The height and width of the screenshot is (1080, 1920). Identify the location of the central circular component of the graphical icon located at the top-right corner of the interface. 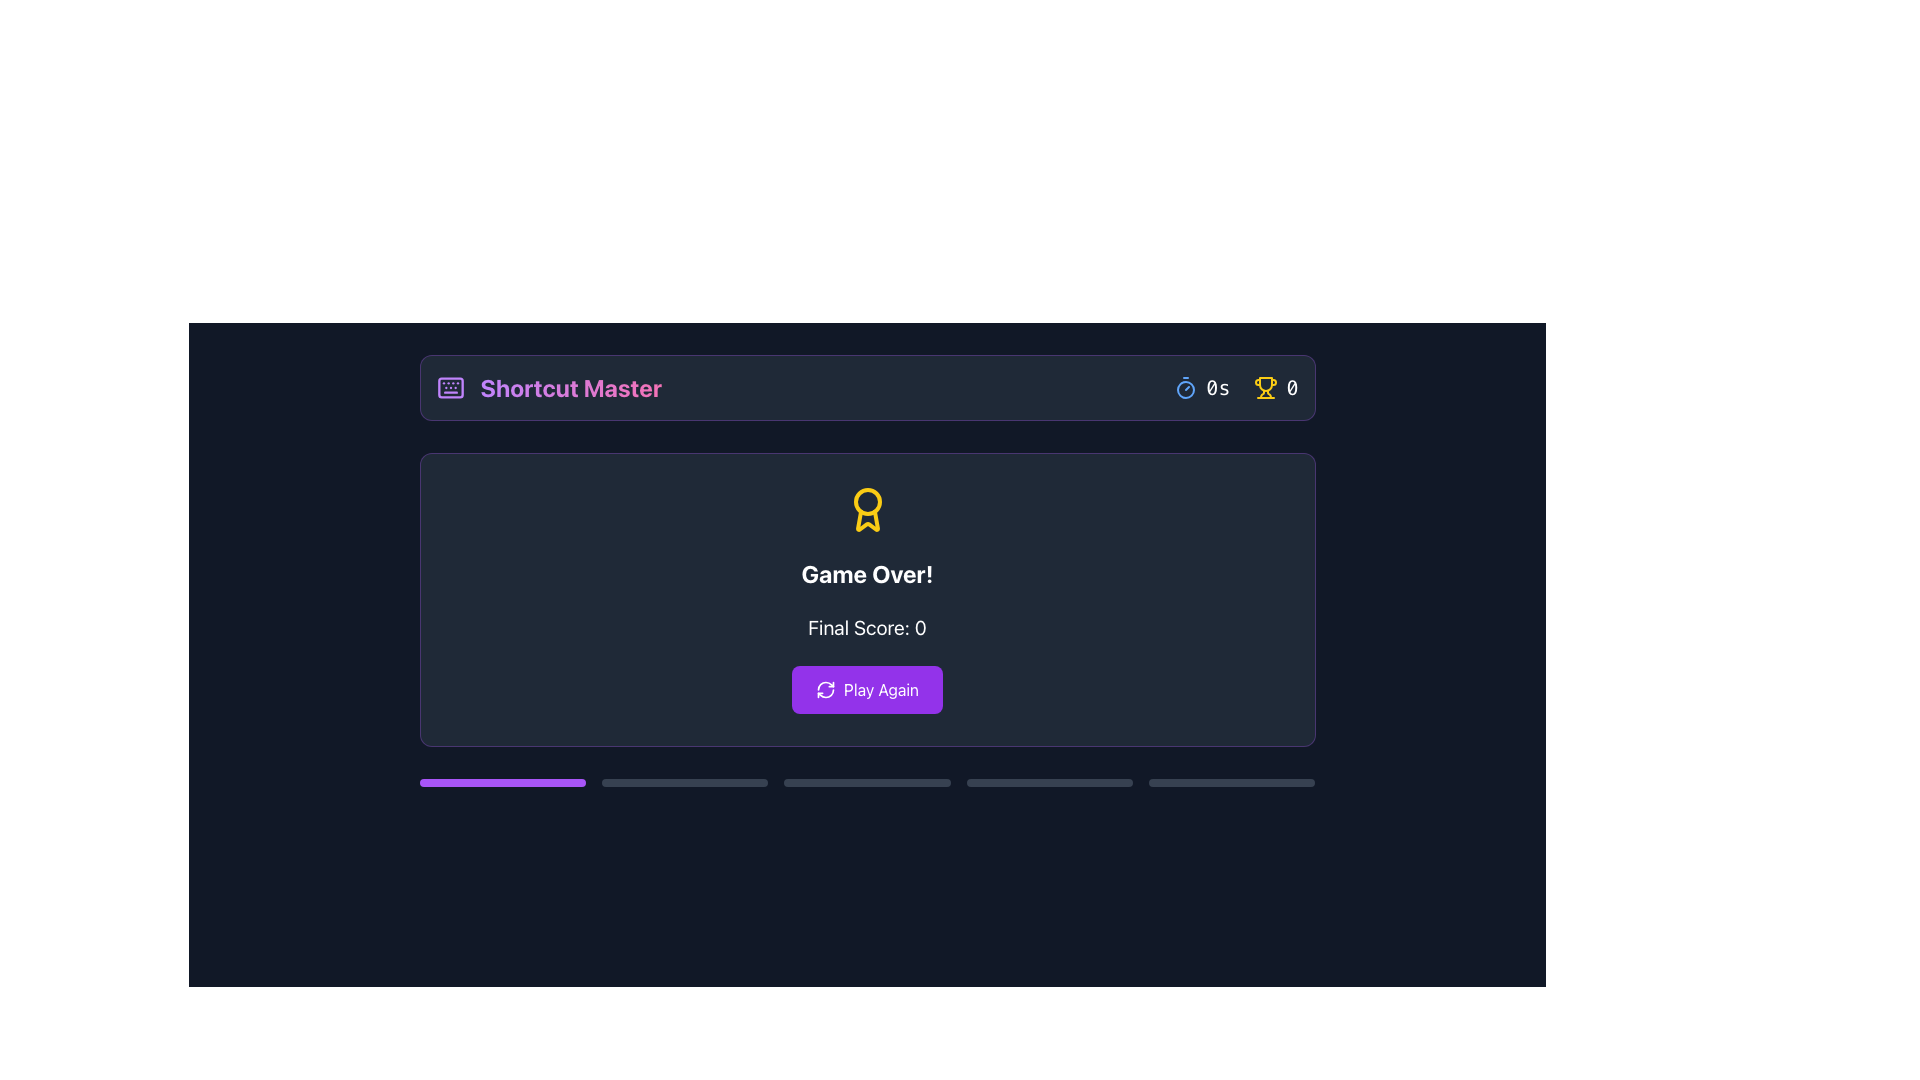
(1186, 389).